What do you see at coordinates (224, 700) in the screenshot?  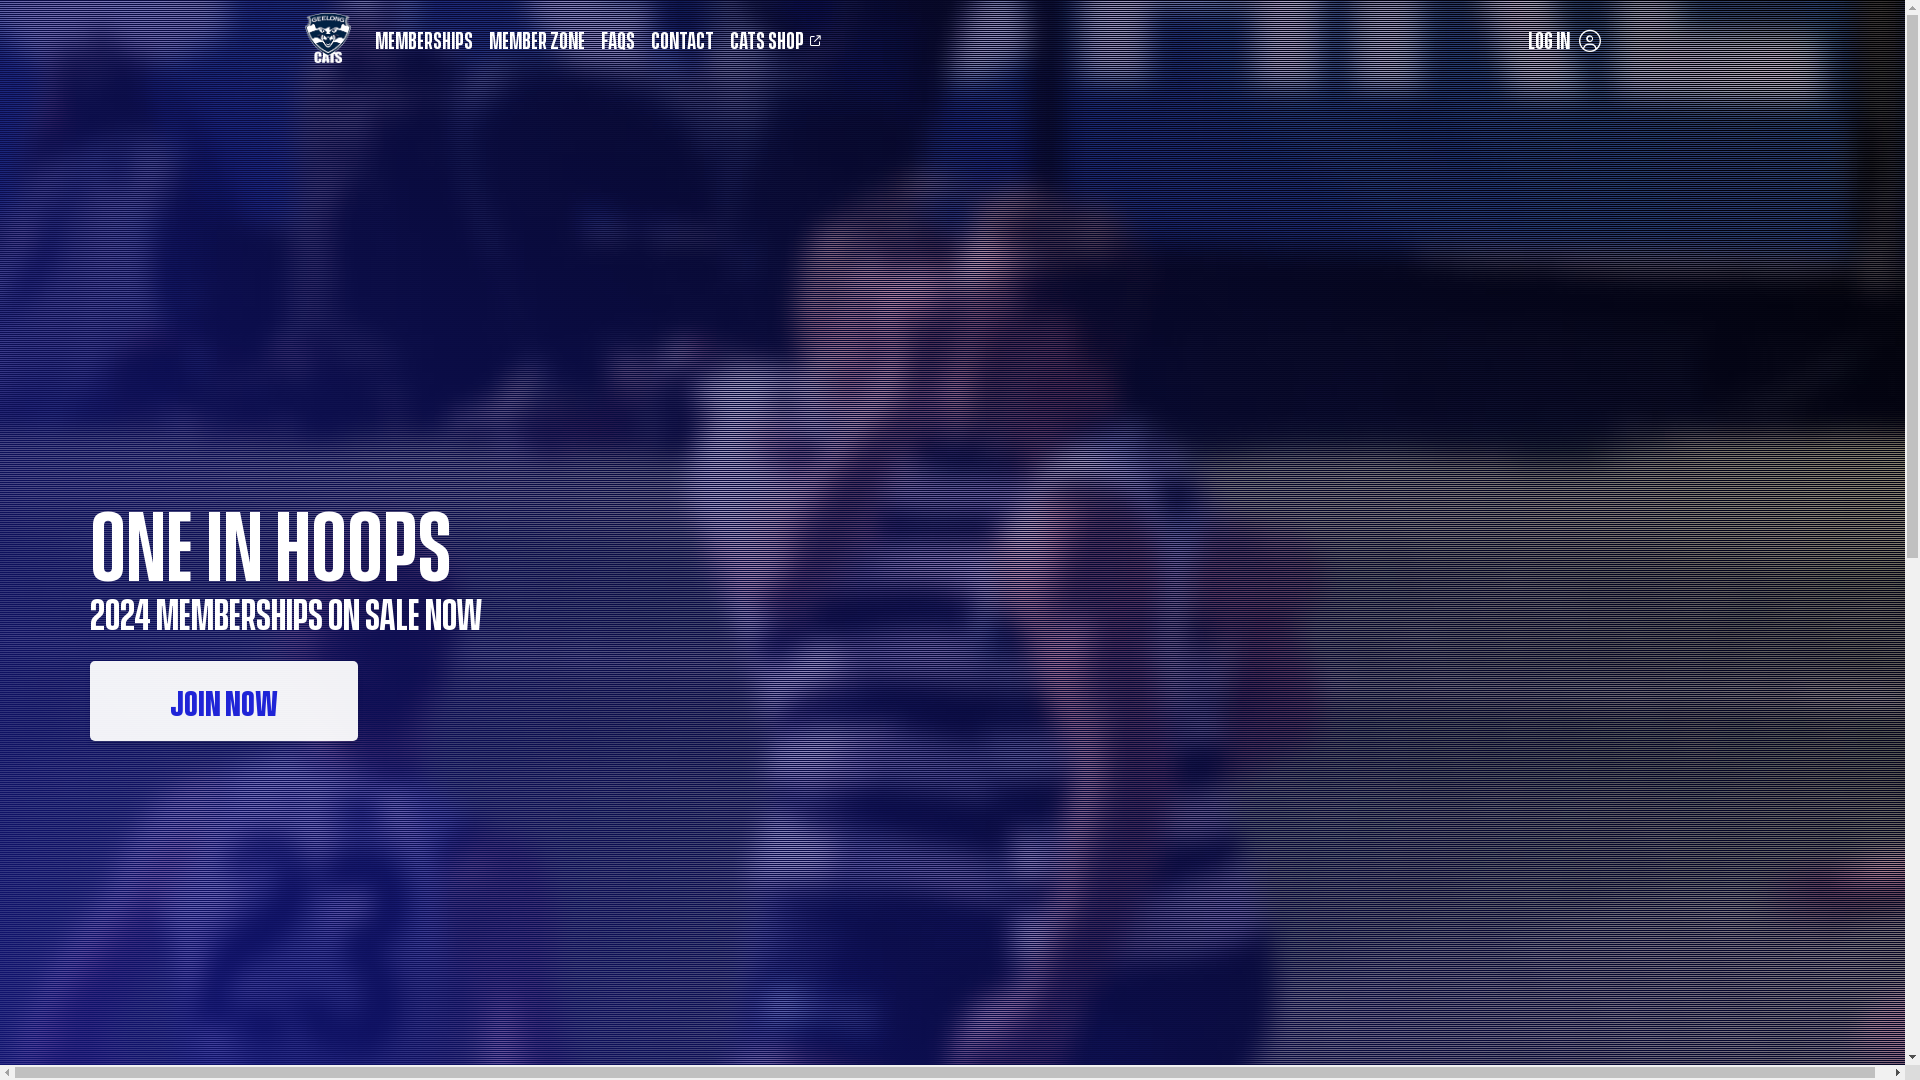 I see `'JOIN NOW'` at bounding box center [224, 700].